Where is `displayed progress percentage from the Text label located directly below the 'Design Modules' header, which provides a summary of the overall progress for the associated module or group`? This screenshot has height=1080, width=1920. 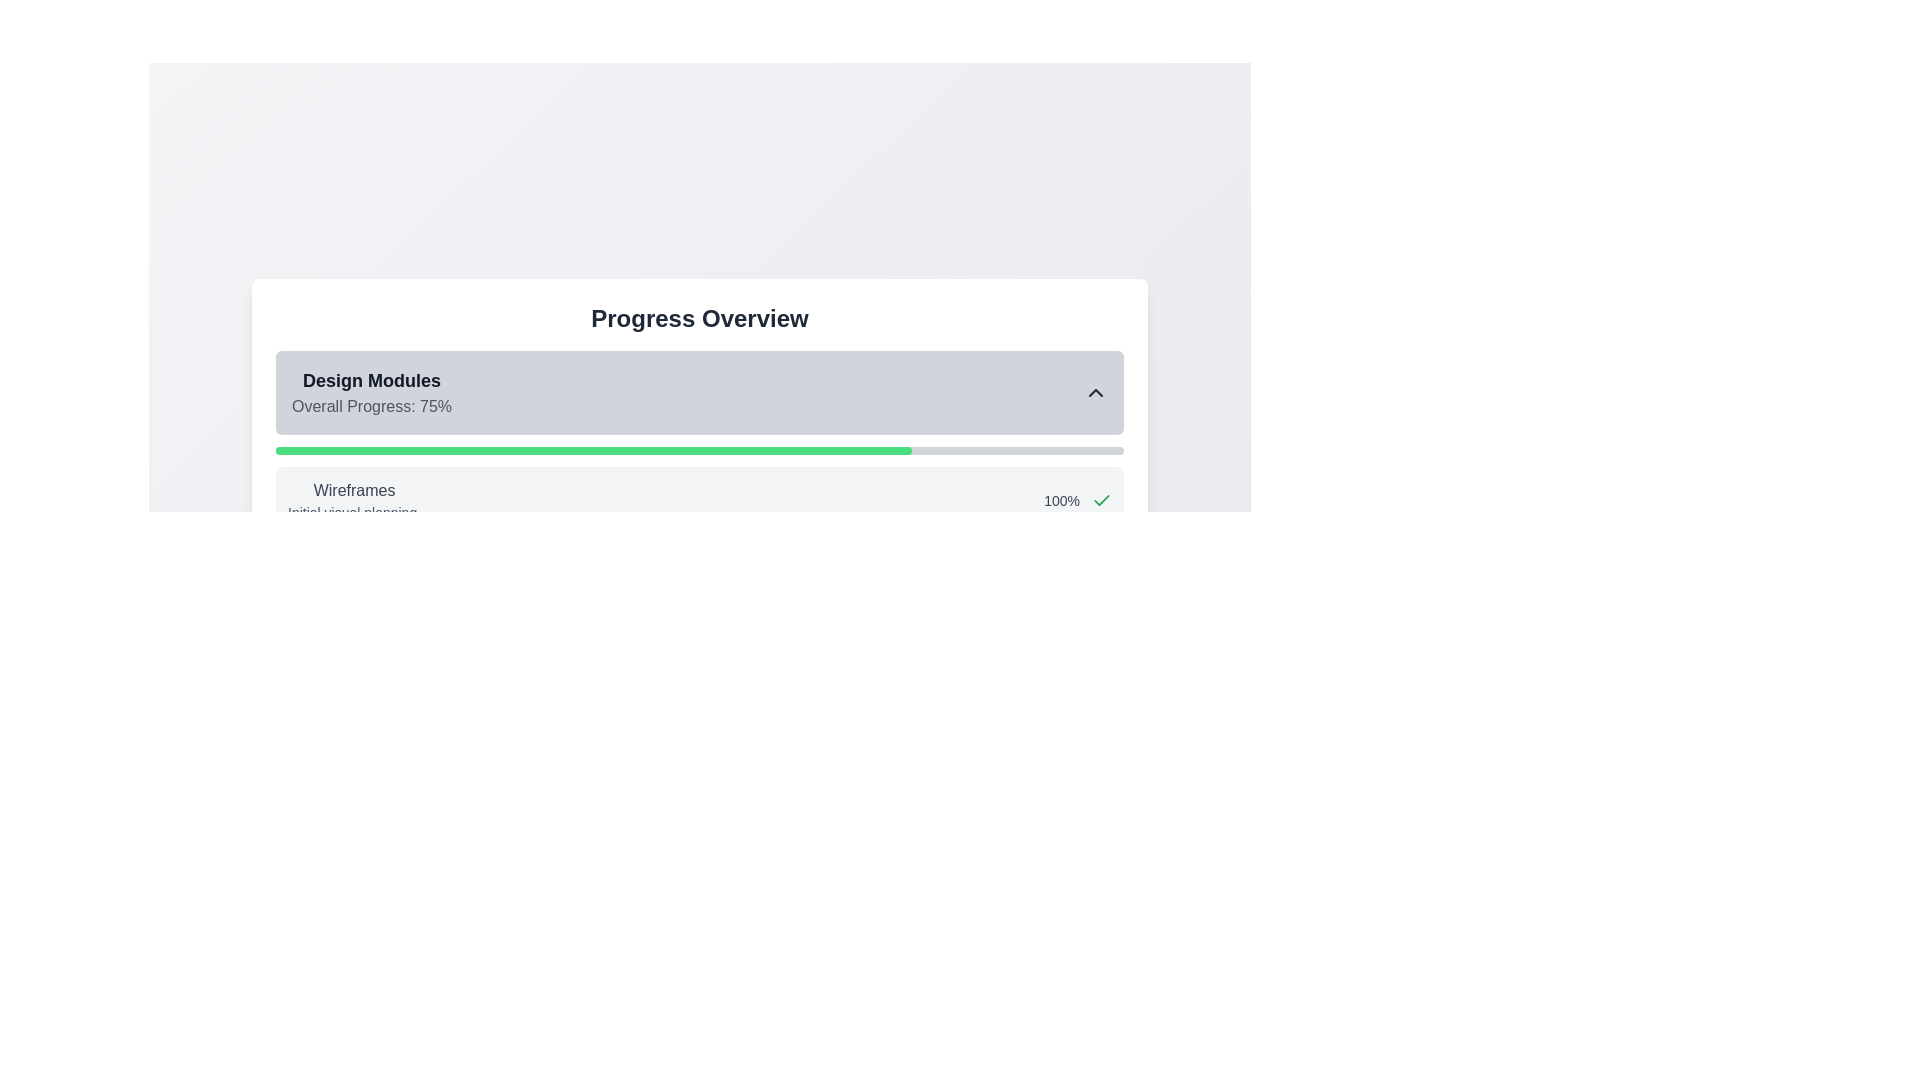 displayed progress percentage from the Text label located directly below the 'Design Modules' header, which provides a summary of the overall progress for the associated module or group is located at coordinates (372, 406).